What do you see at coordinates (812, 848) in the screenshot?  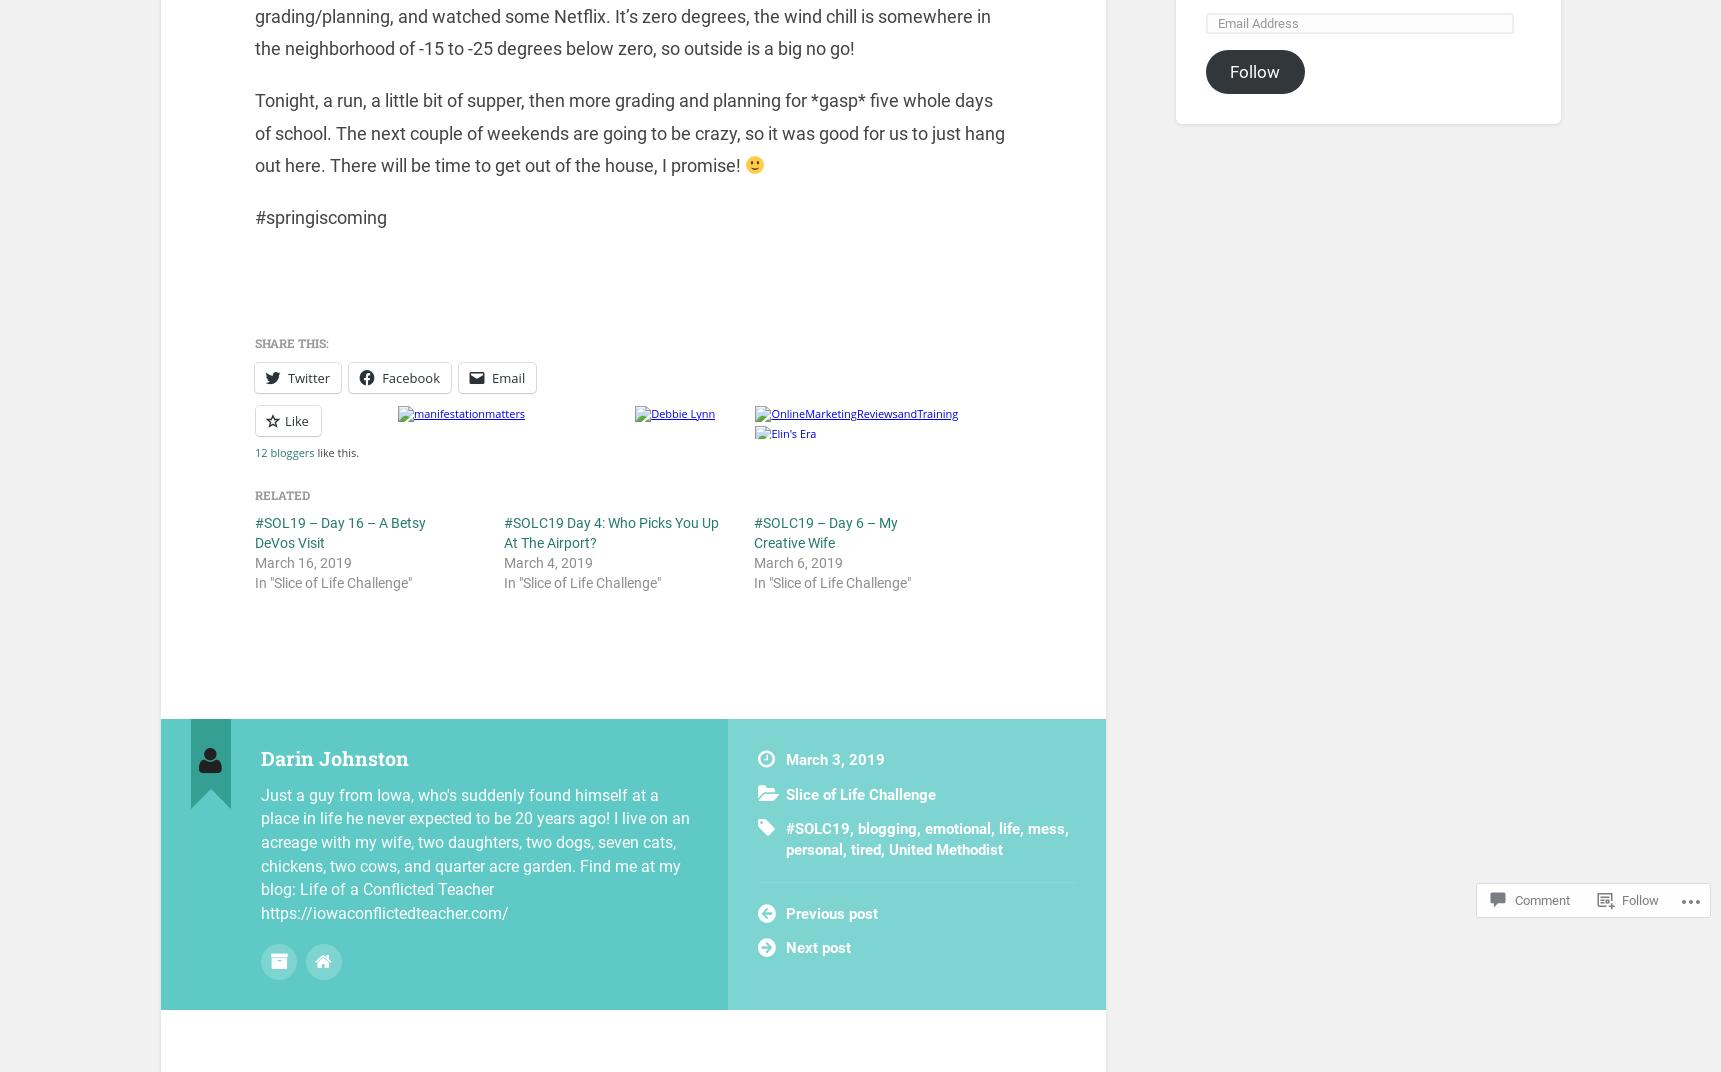 I see `'personal'` at bounding box center [812, 848].